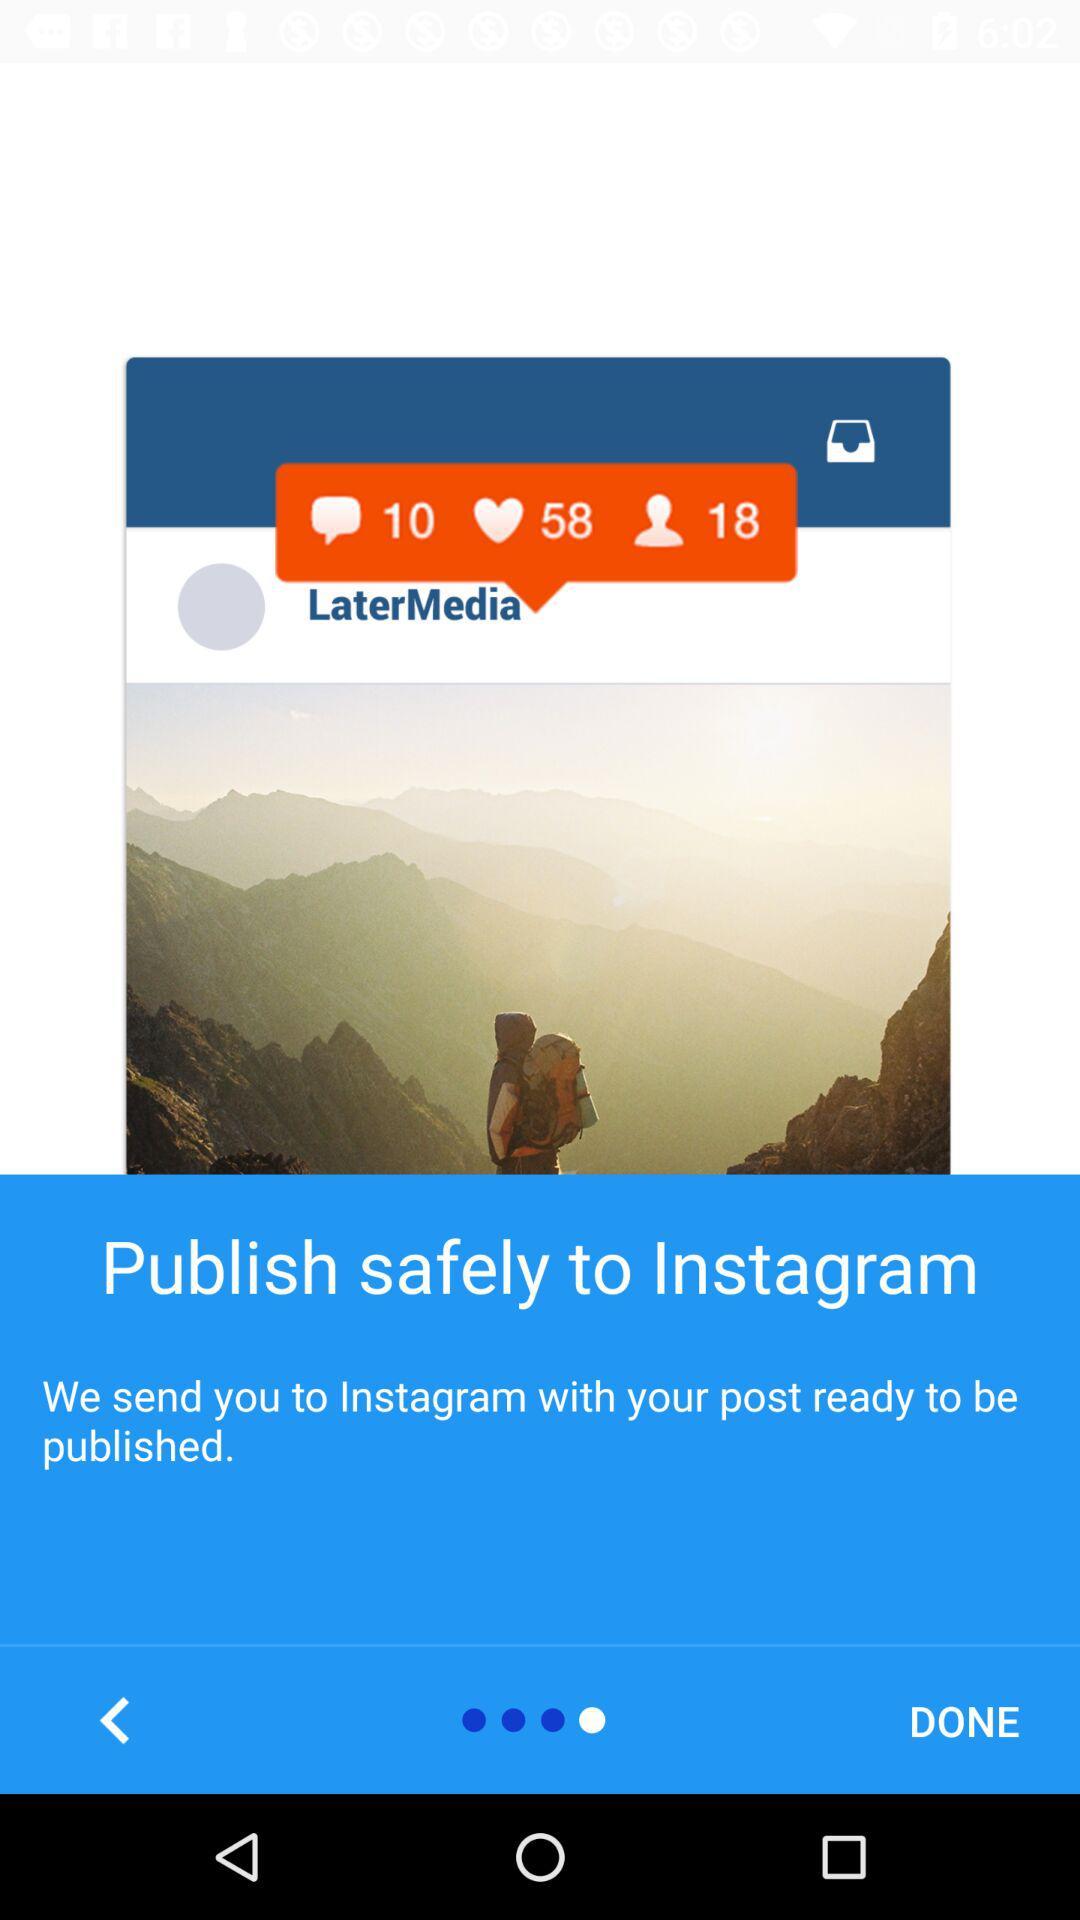  I want to click on back button, so click(115, 1719).